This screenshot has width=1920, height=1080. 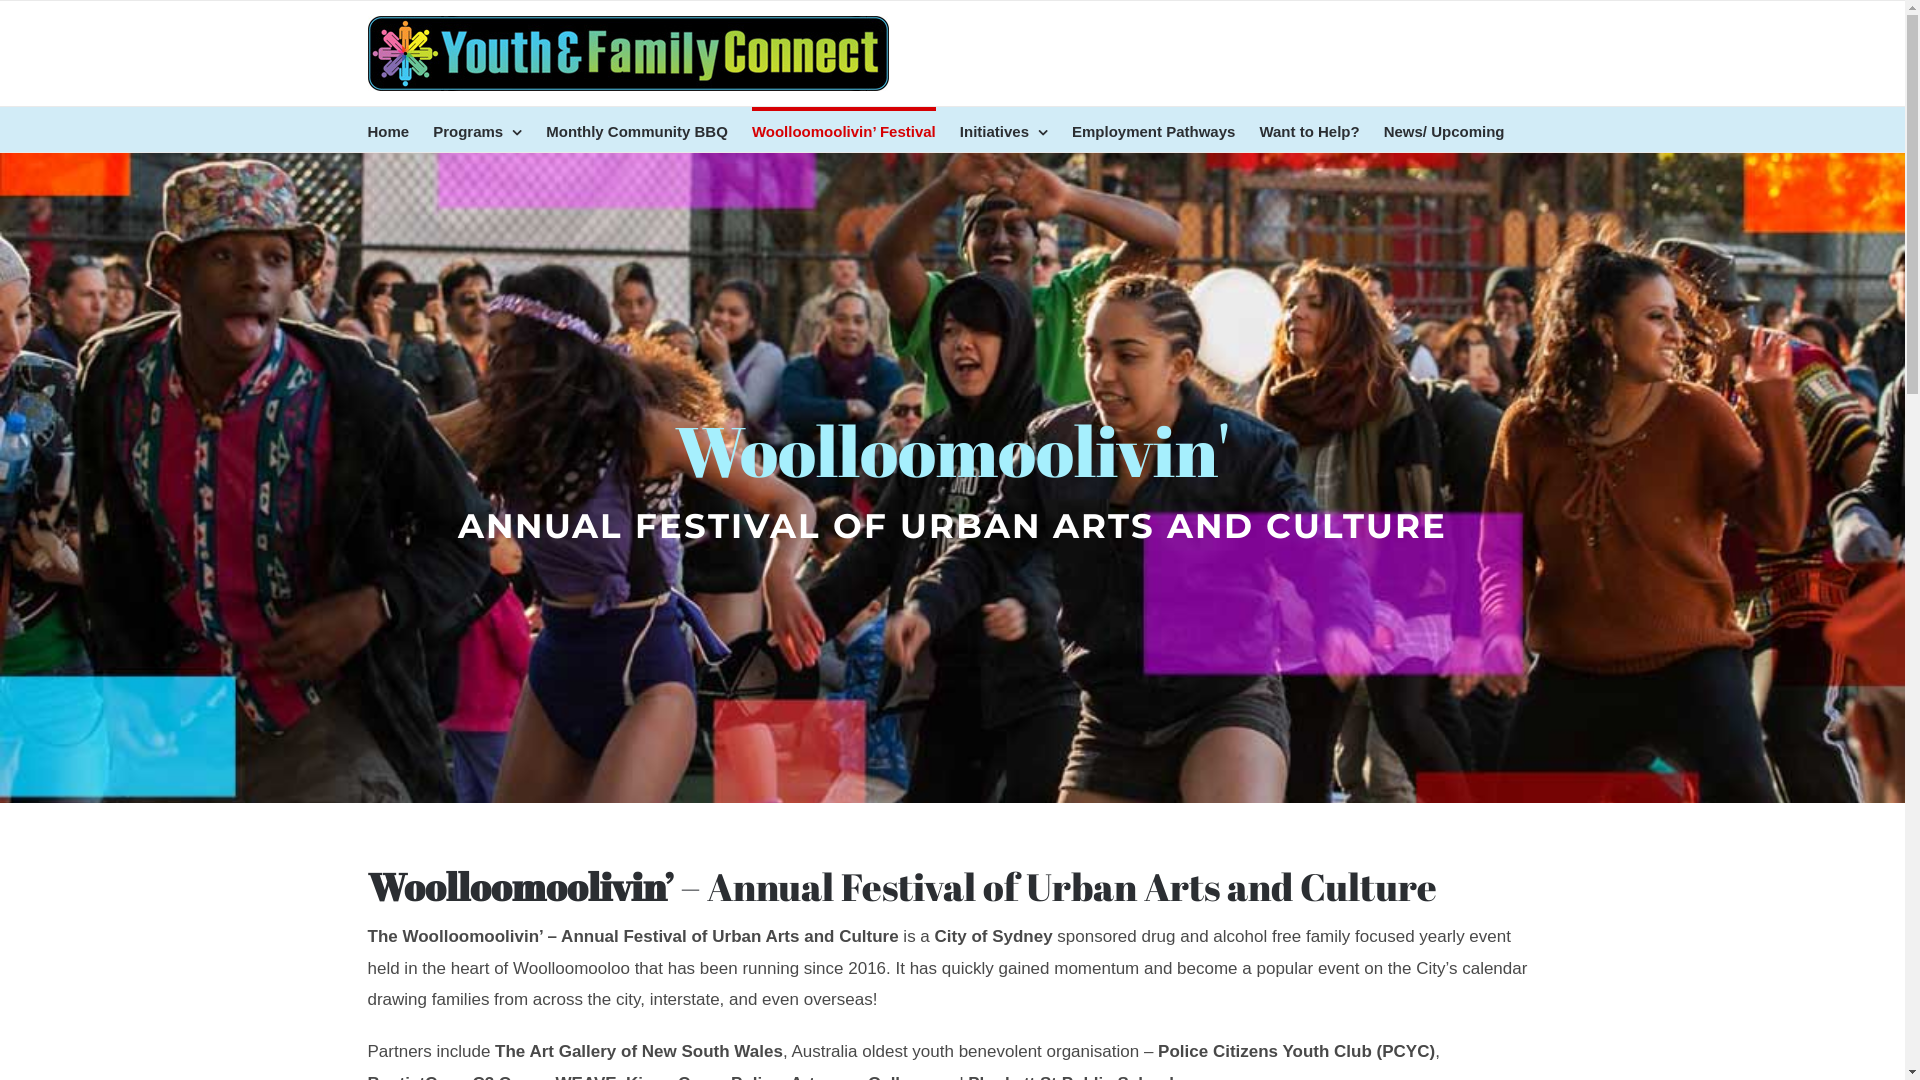 I want to click on 'News/ Upcoming', so click(x=1444, y=129).